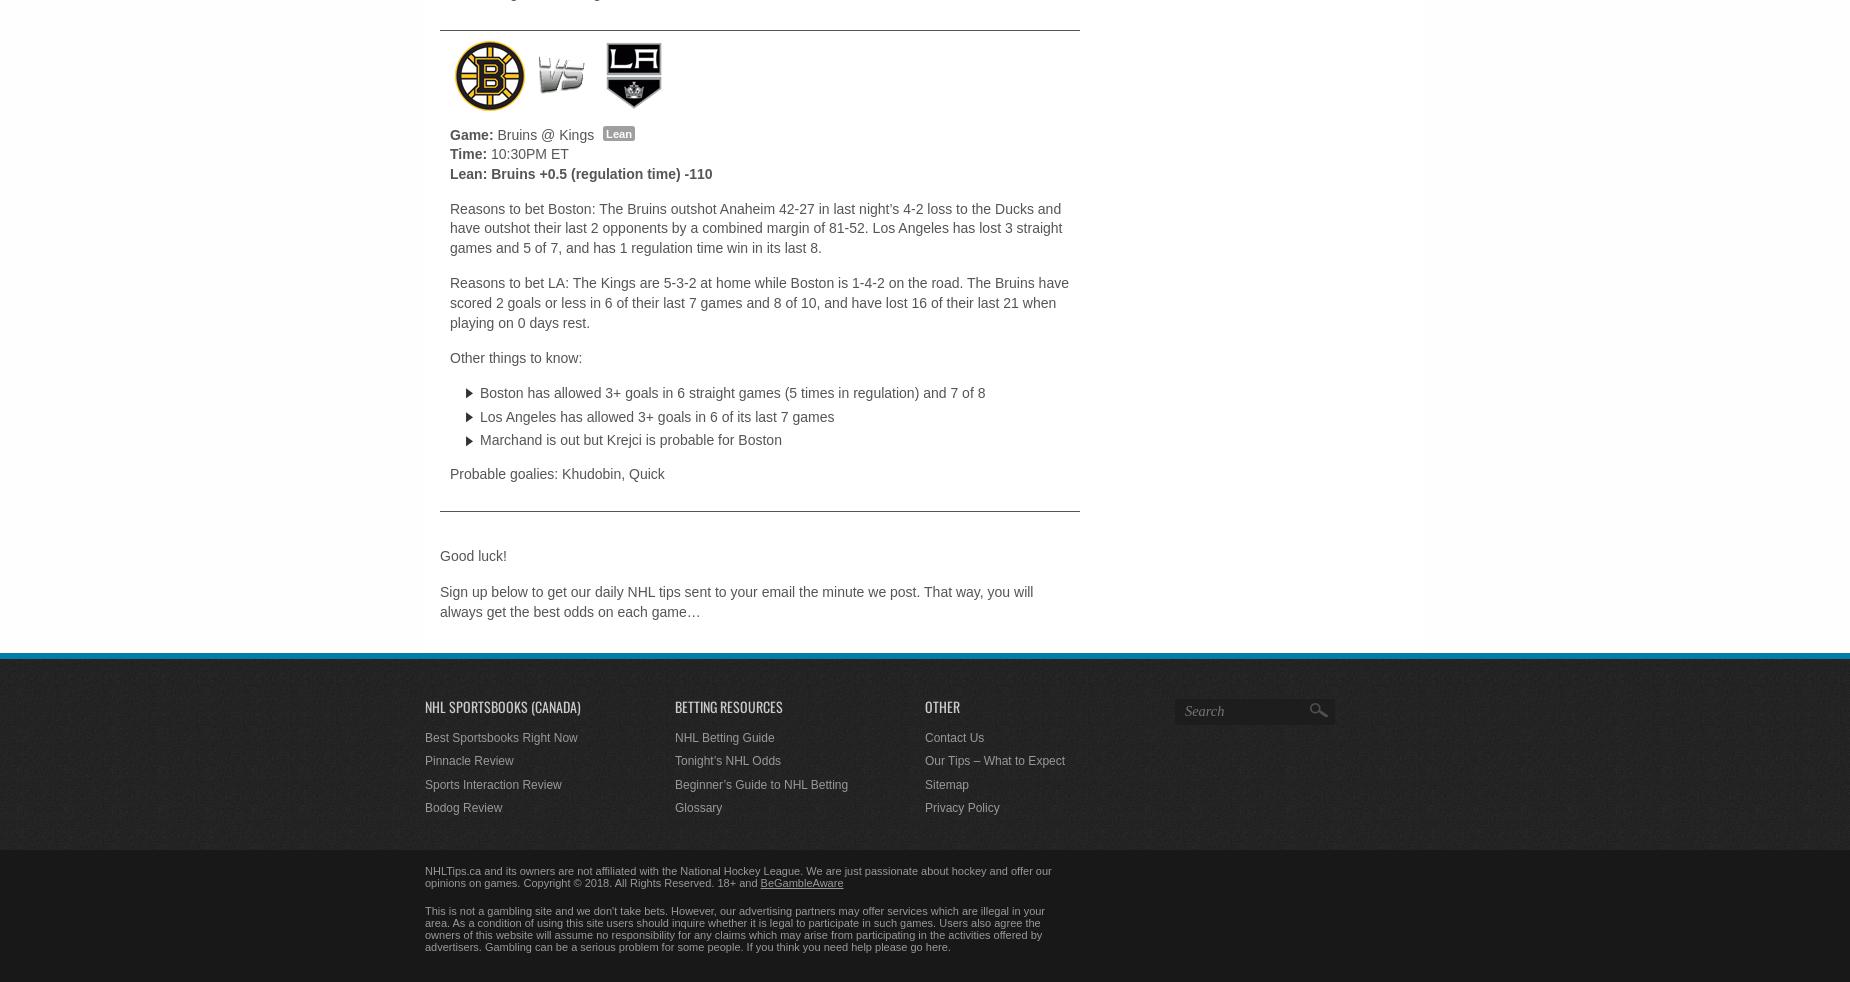 Image resolution: width=1850 pixels, height=982 pixels. I want to click on 'Sitemap', so click(946, 784).